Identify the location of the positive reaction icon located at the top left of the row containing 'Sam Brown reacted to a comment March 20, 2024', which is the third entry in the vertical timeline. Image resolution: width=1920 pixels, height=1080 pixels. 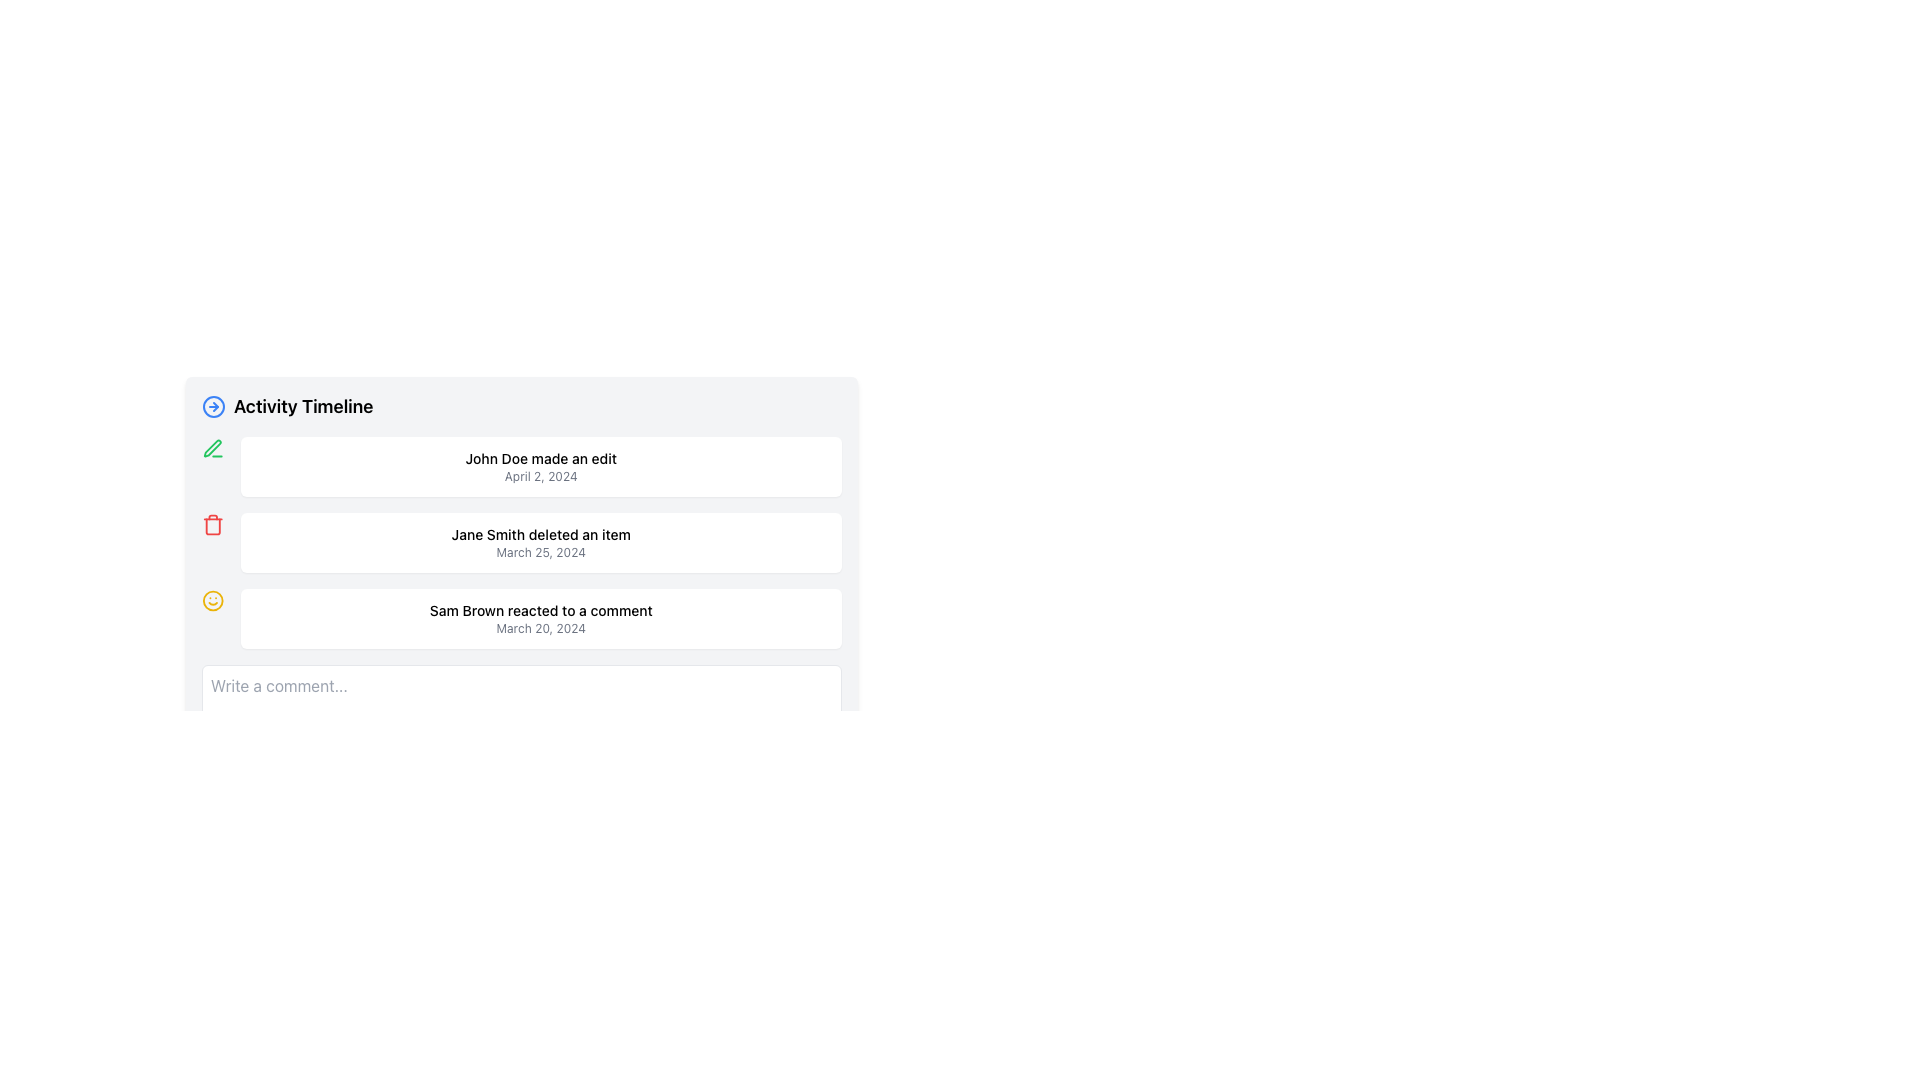
(213, 600).